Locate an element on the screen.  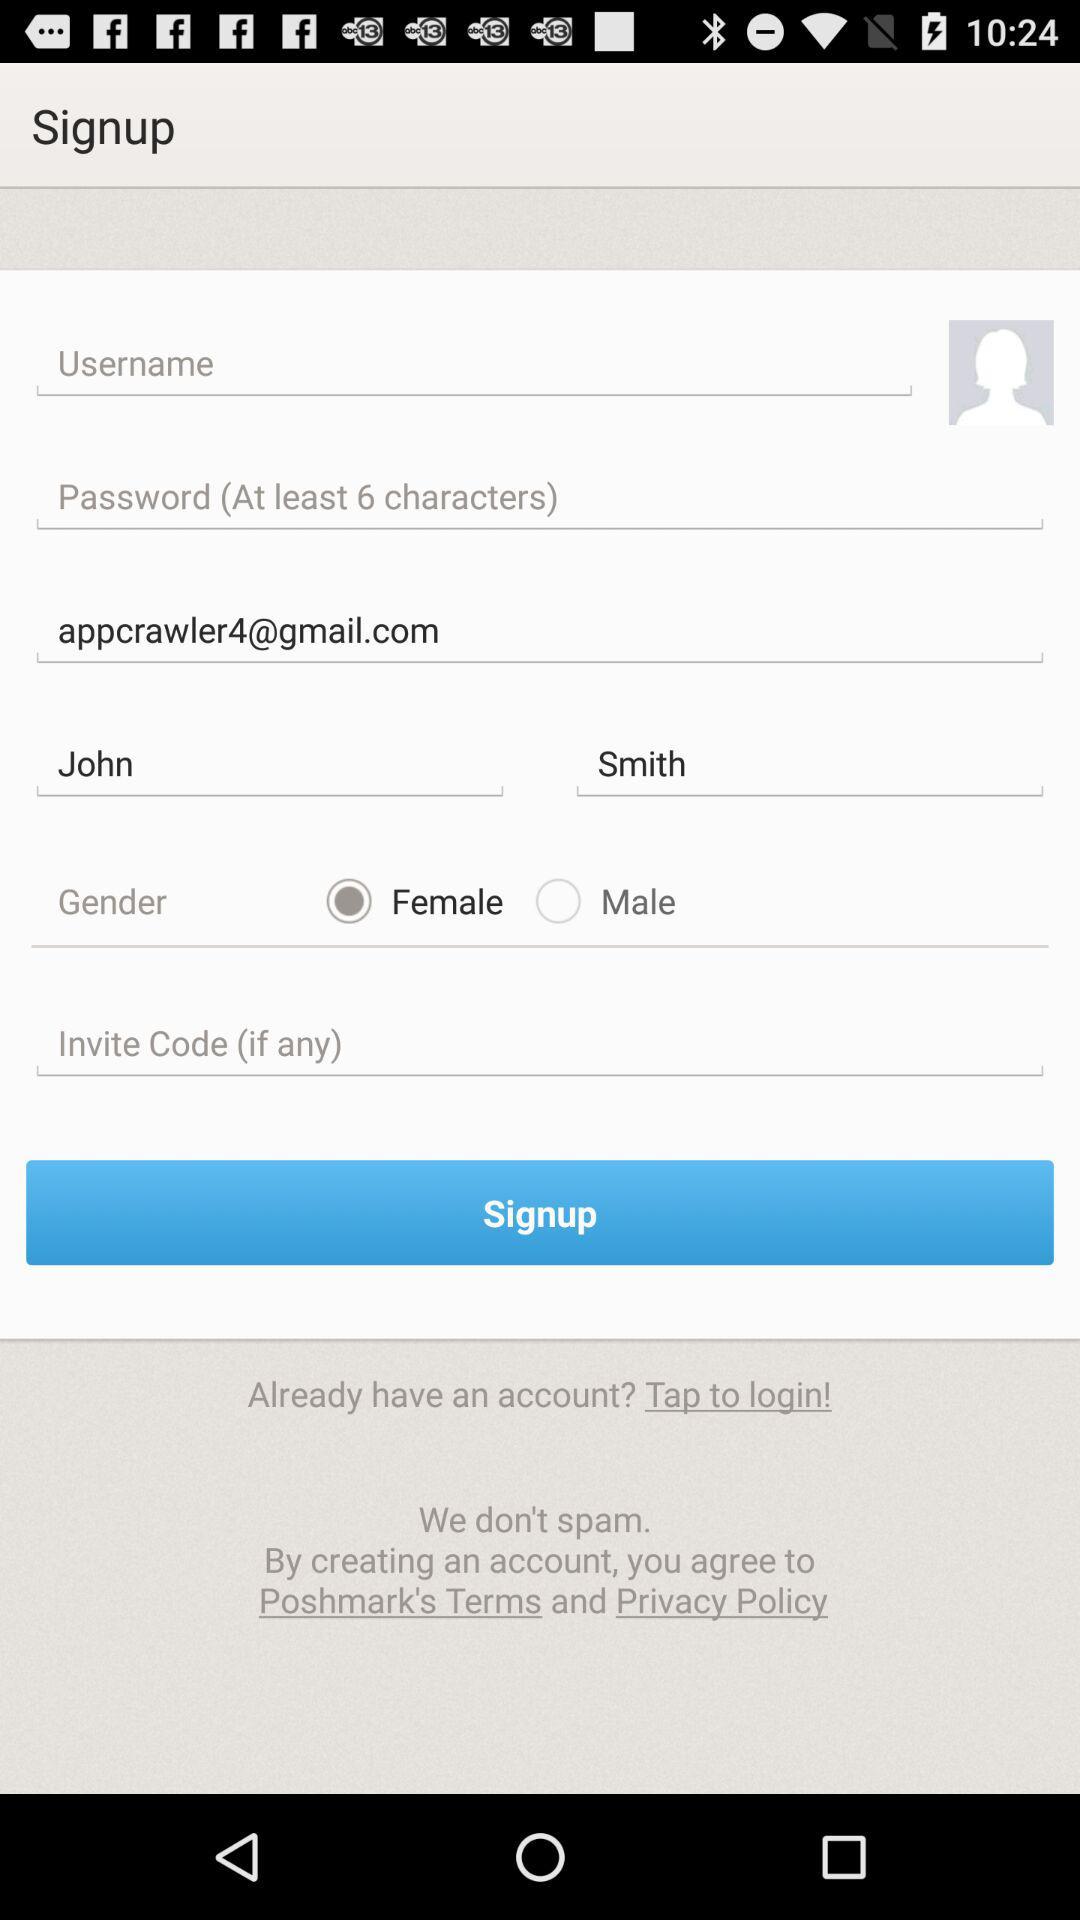
type username is located at coordinates (474, 363).